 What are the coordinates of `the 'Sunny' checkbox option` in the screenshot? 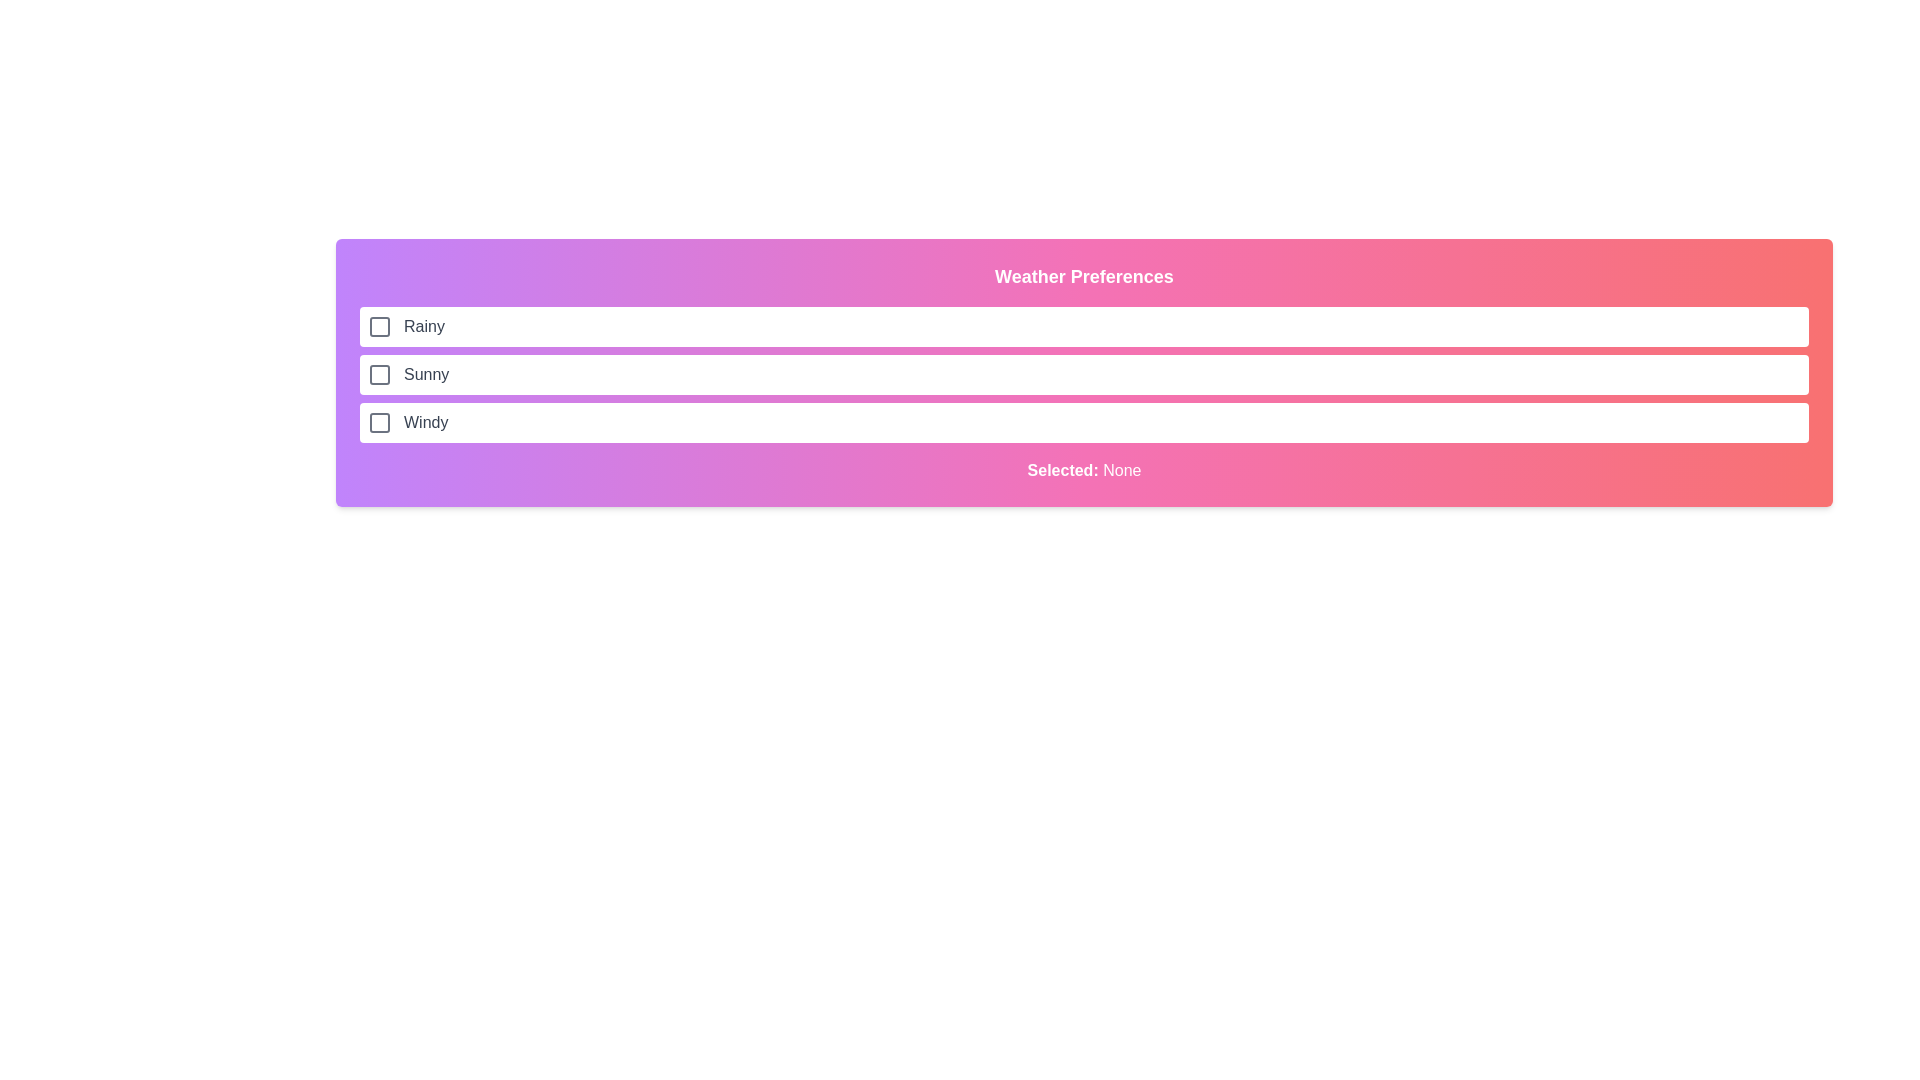 It's located at (1083, 374).